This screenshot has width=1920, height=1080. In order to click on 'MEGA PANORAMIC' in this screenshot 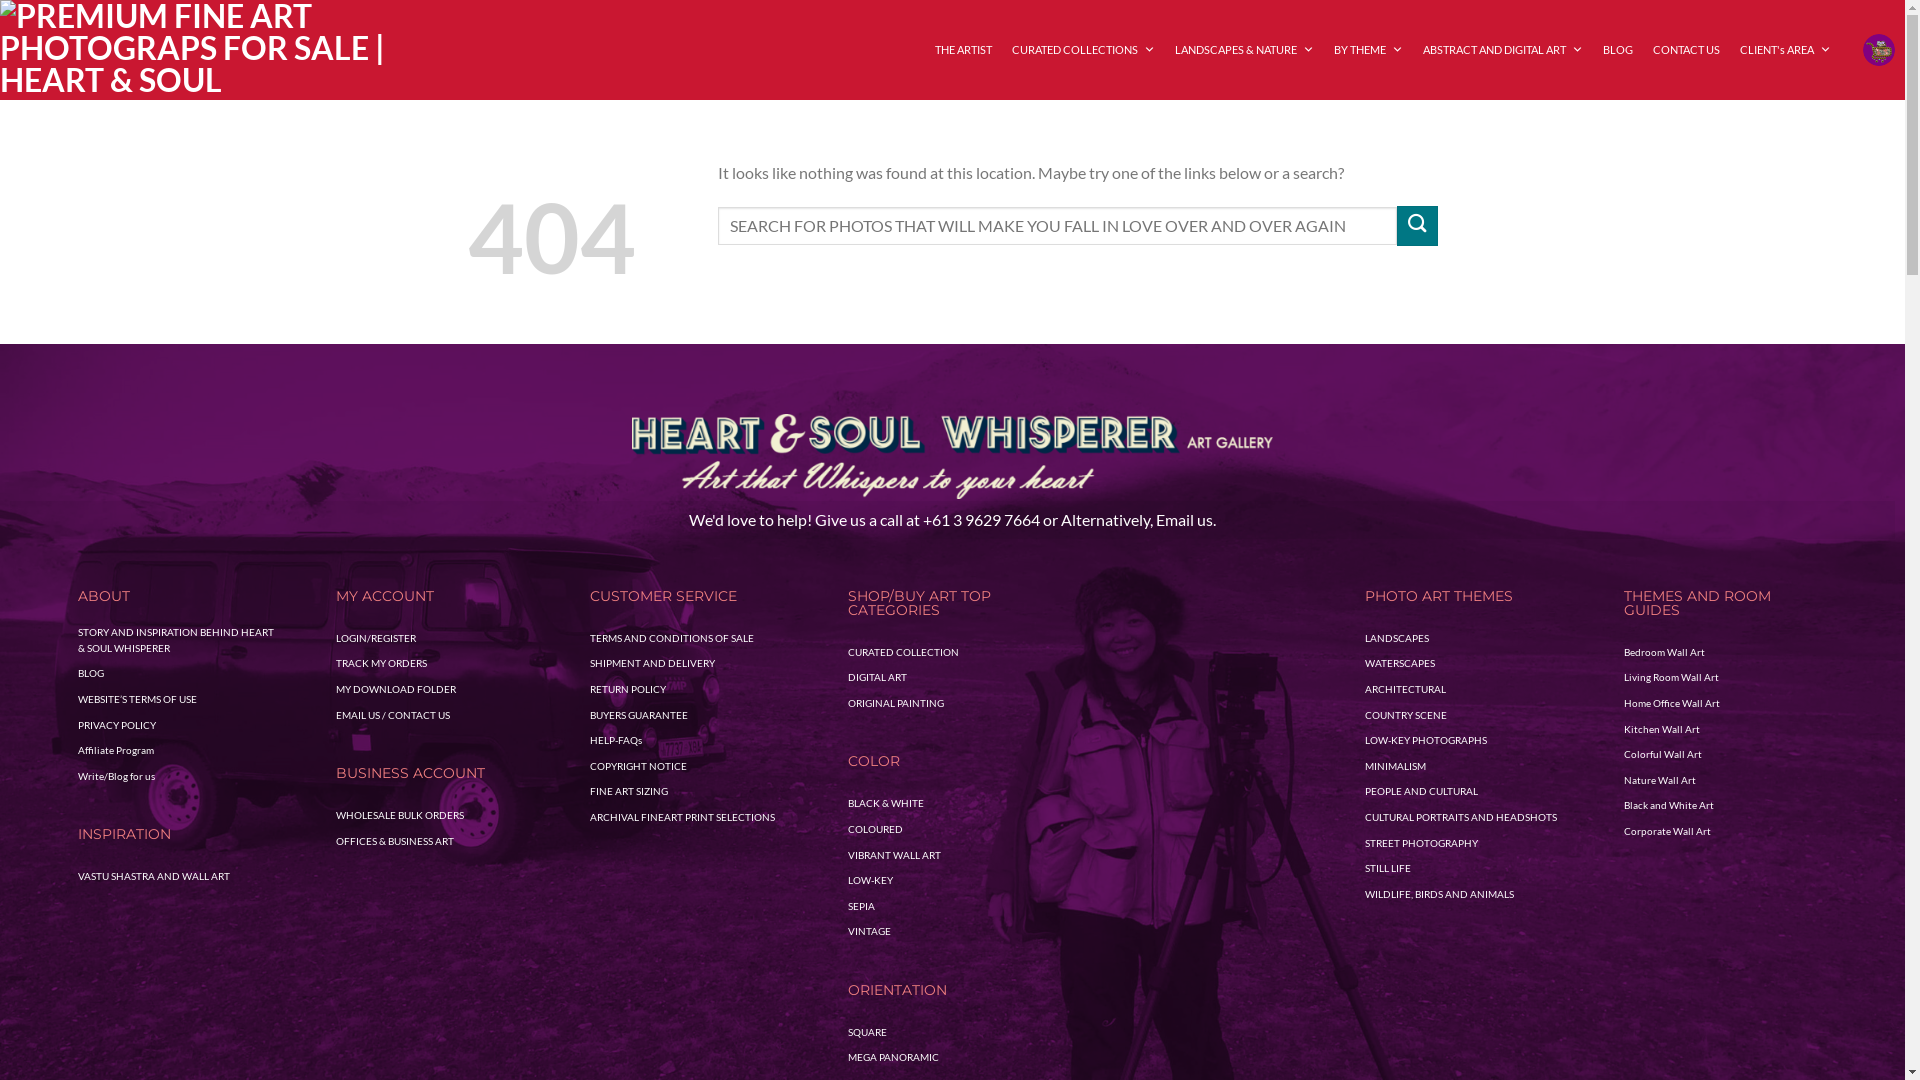, I will do `click(892, 1055)`.